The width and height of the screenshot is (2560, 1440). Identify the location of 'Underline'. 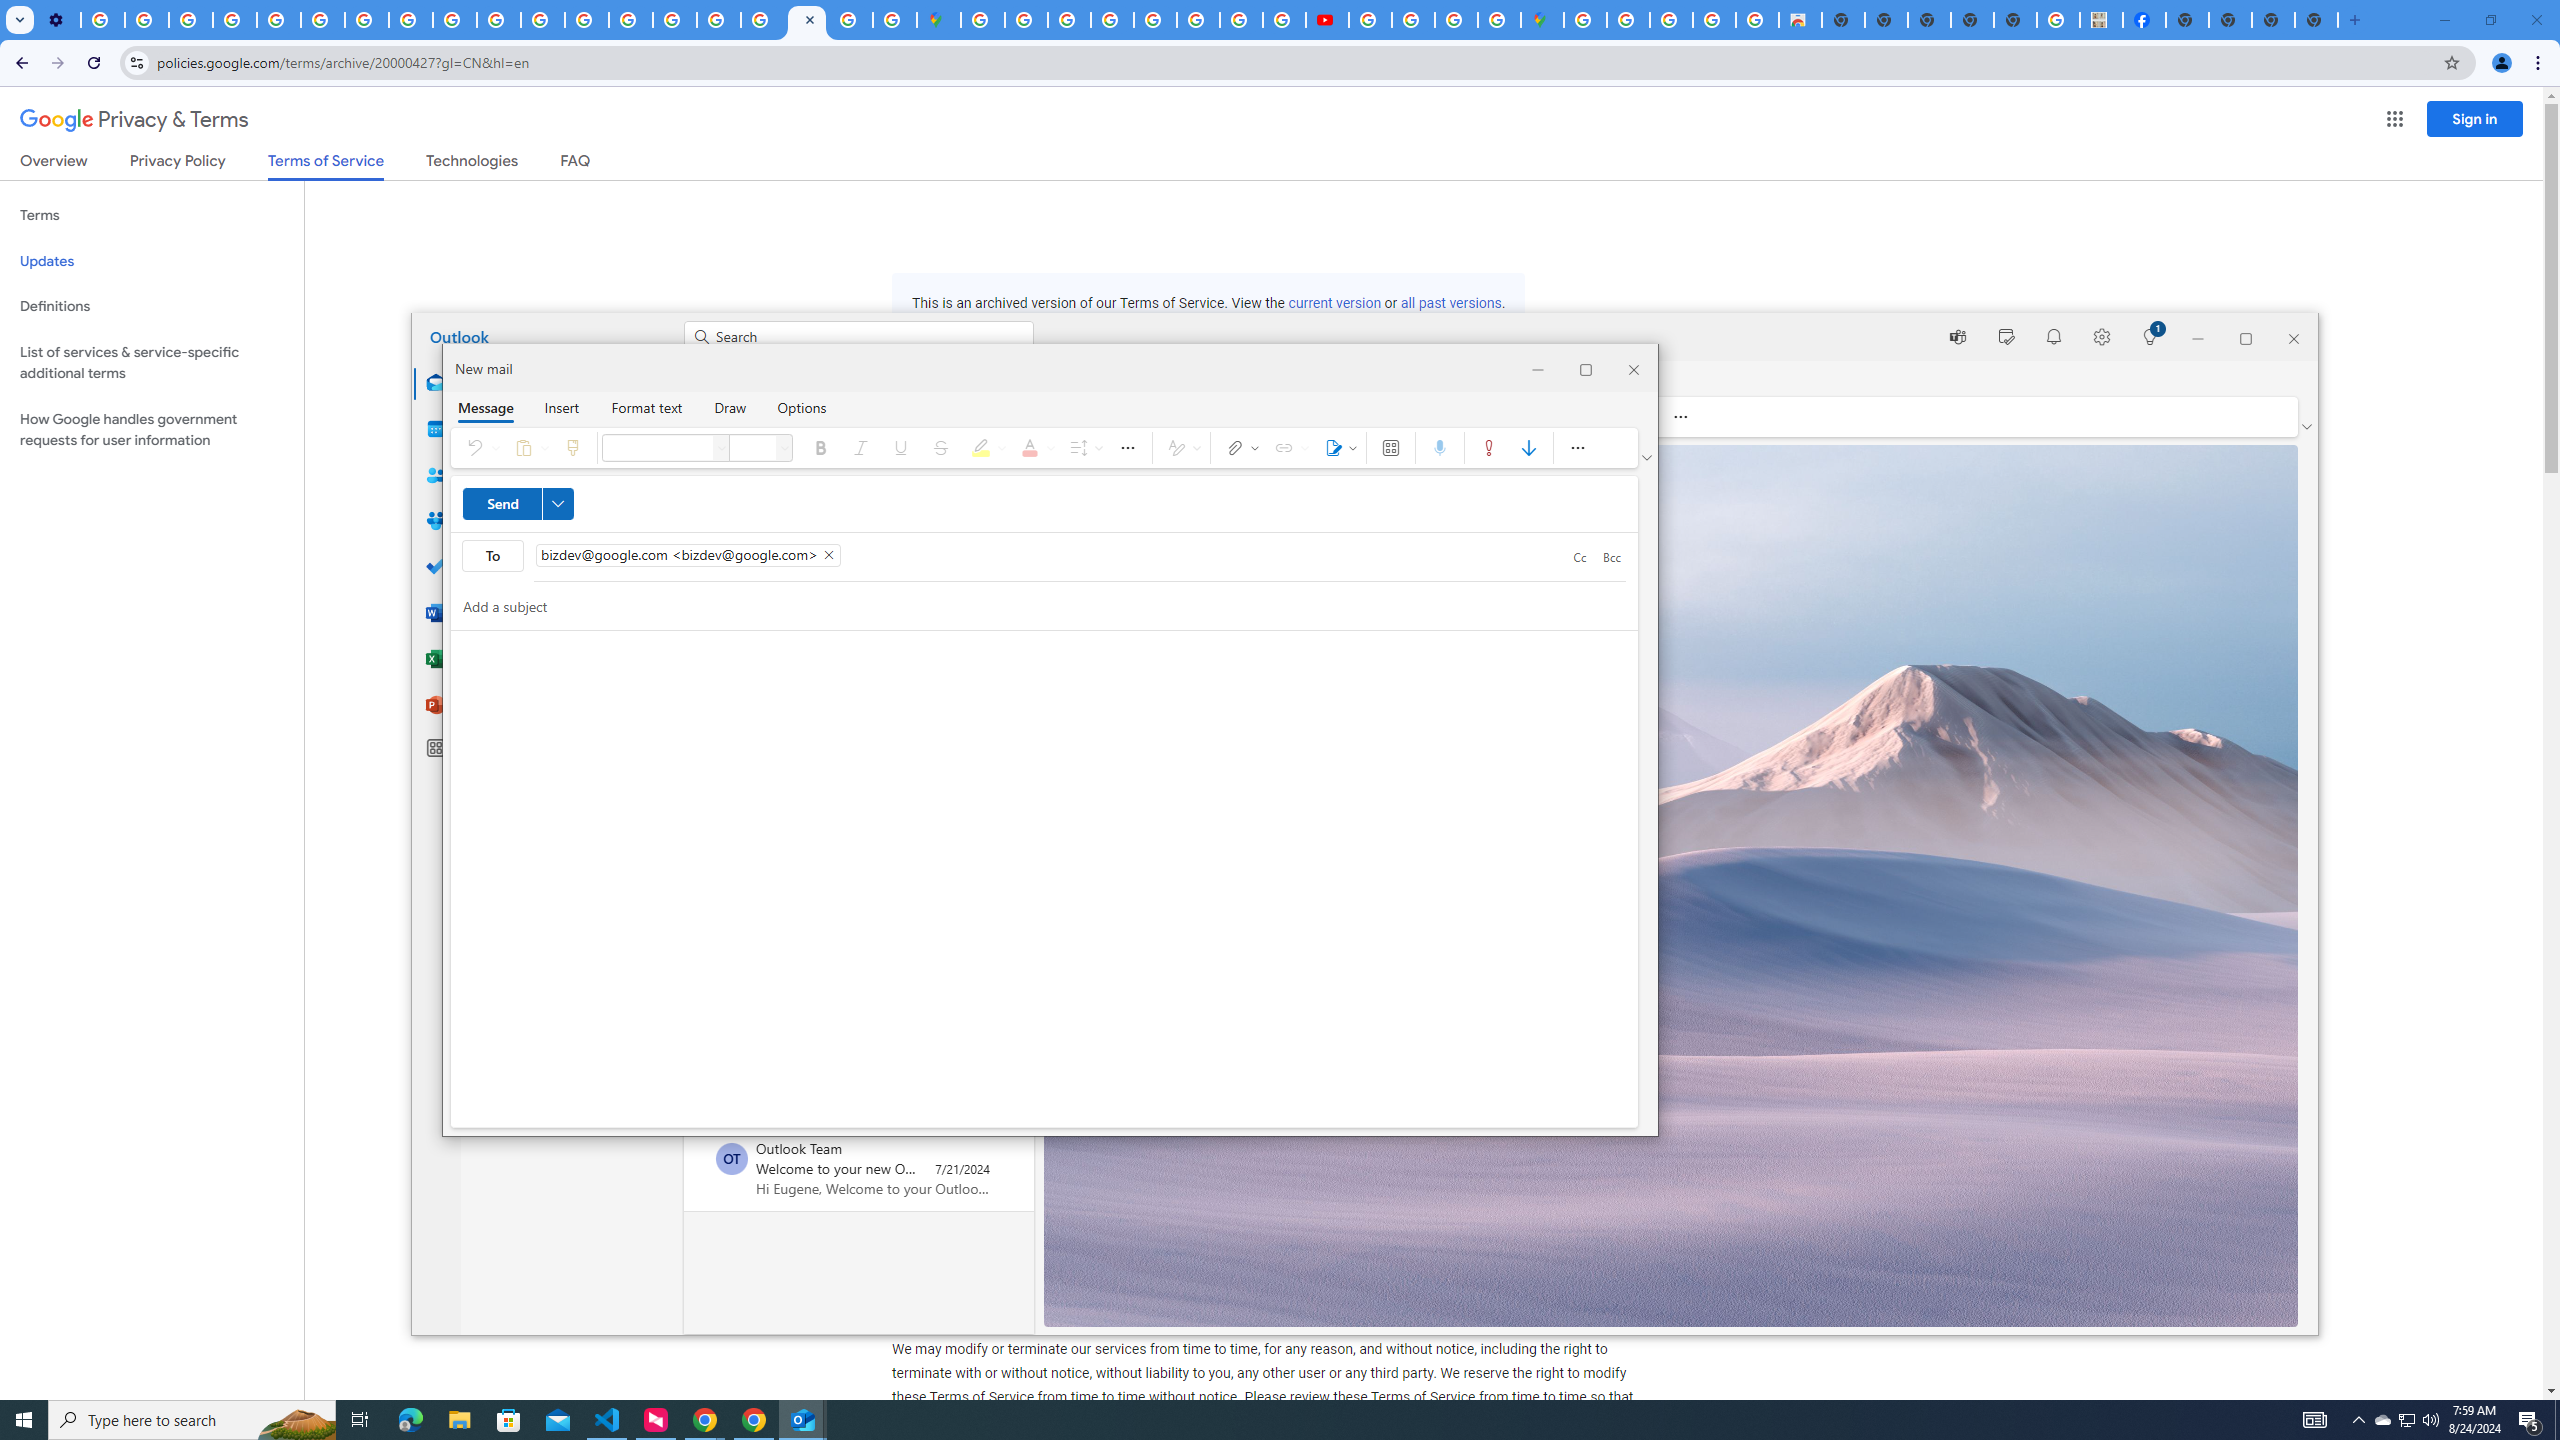
(900, 447).